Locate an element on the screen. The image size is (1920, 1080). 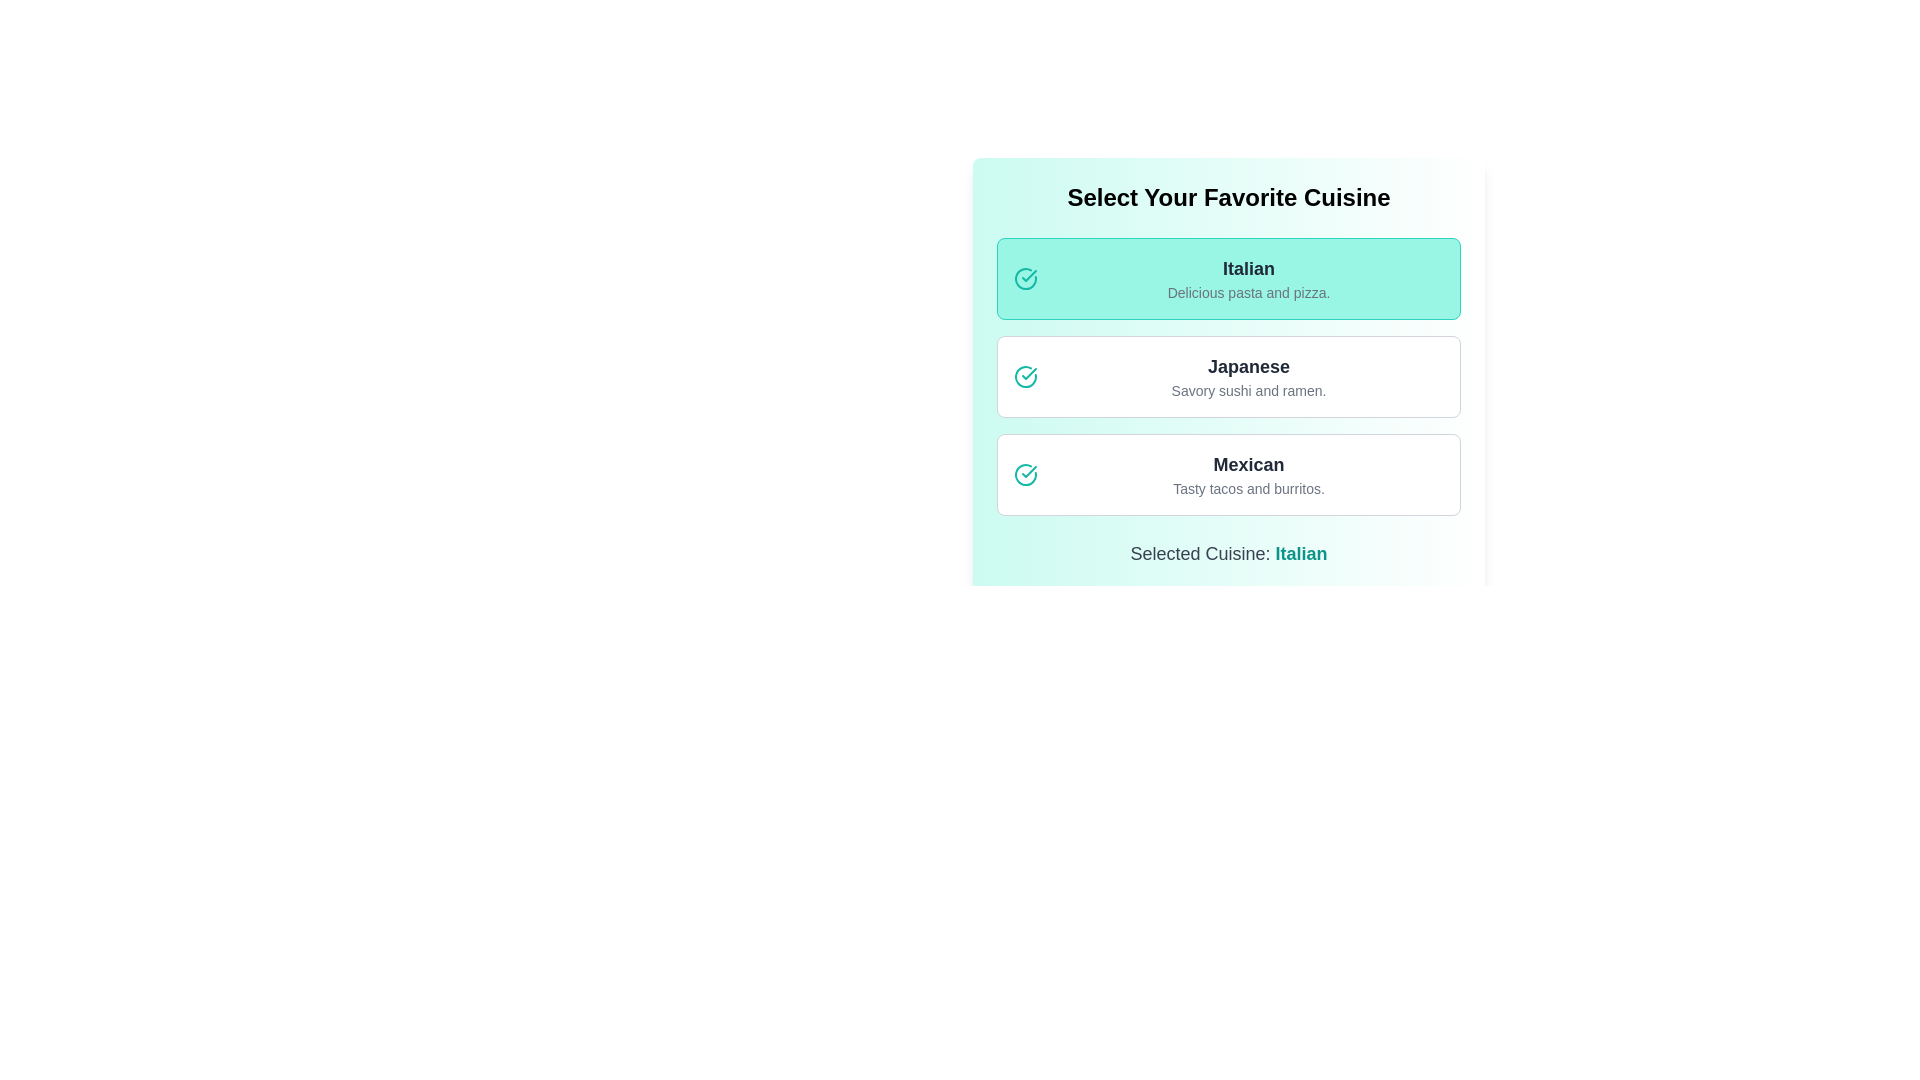
the selectable list item representing 'Japanese' cuisine is located at coordinates (1227, 377).